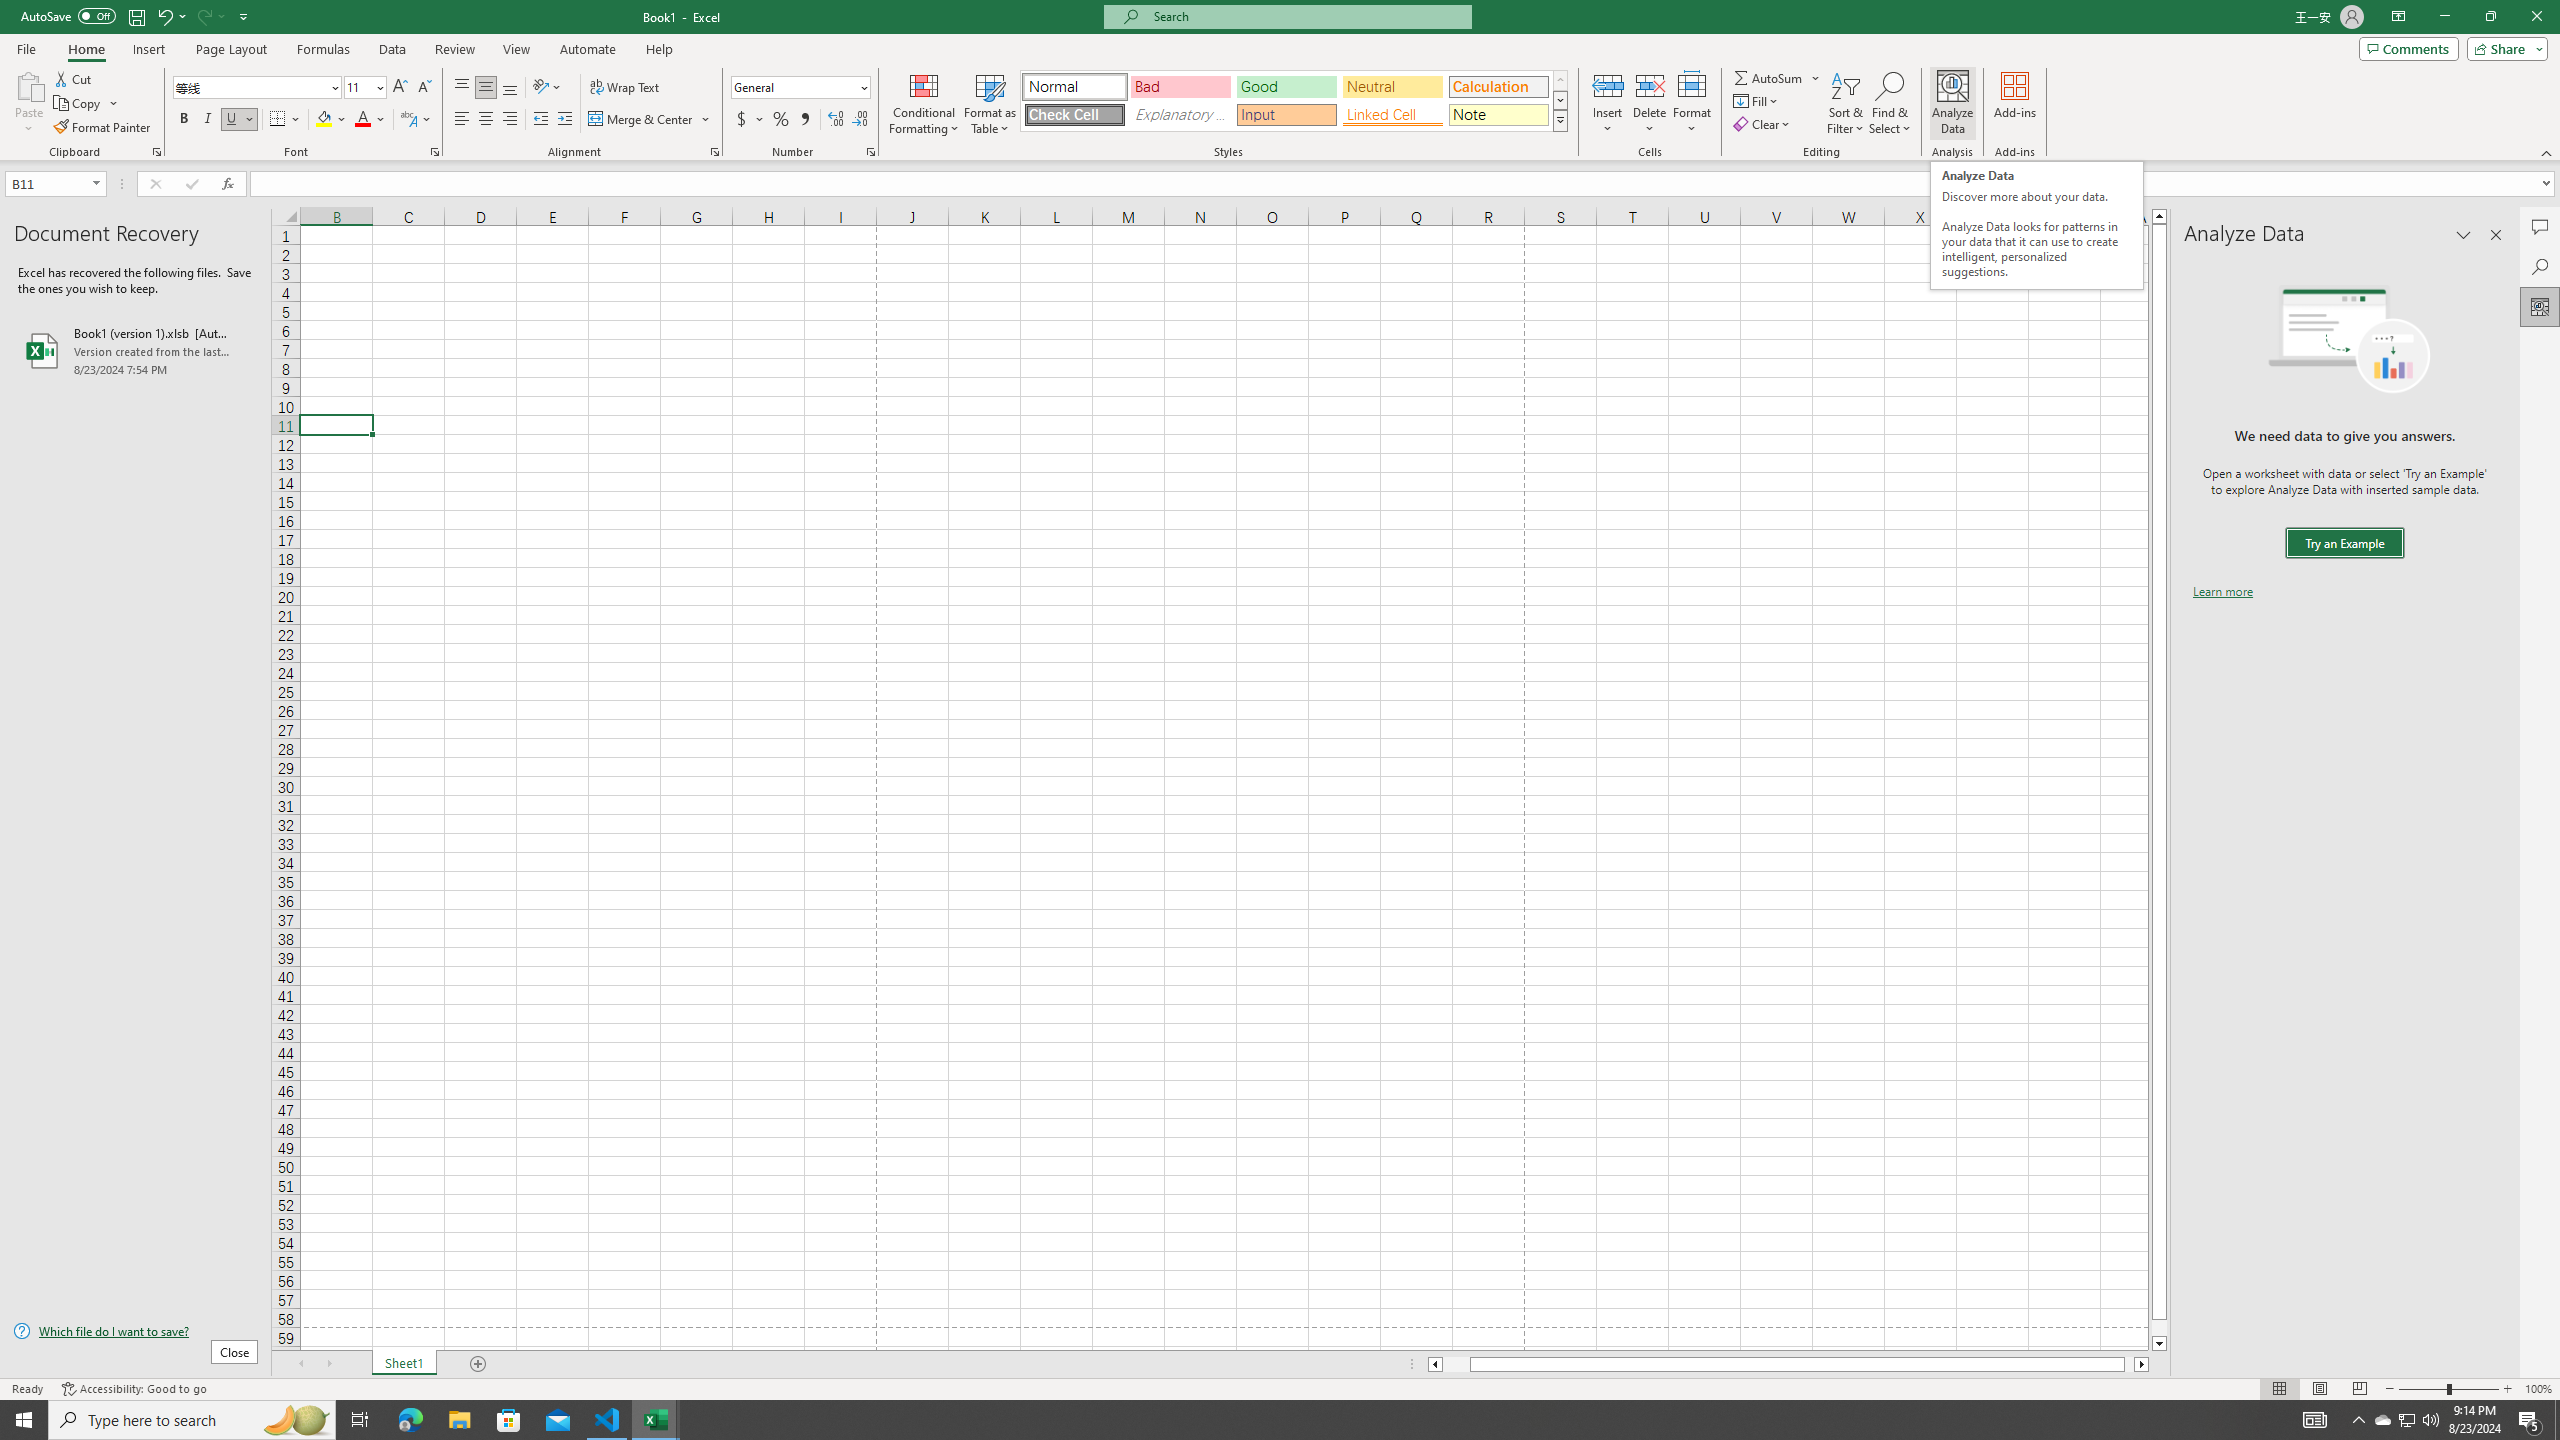 The width and height of the screenshot is (2560, 1440). Describe the element at coordinates (155, 150) in the screenshot. I see `'Office Clipboard...'` at that location.